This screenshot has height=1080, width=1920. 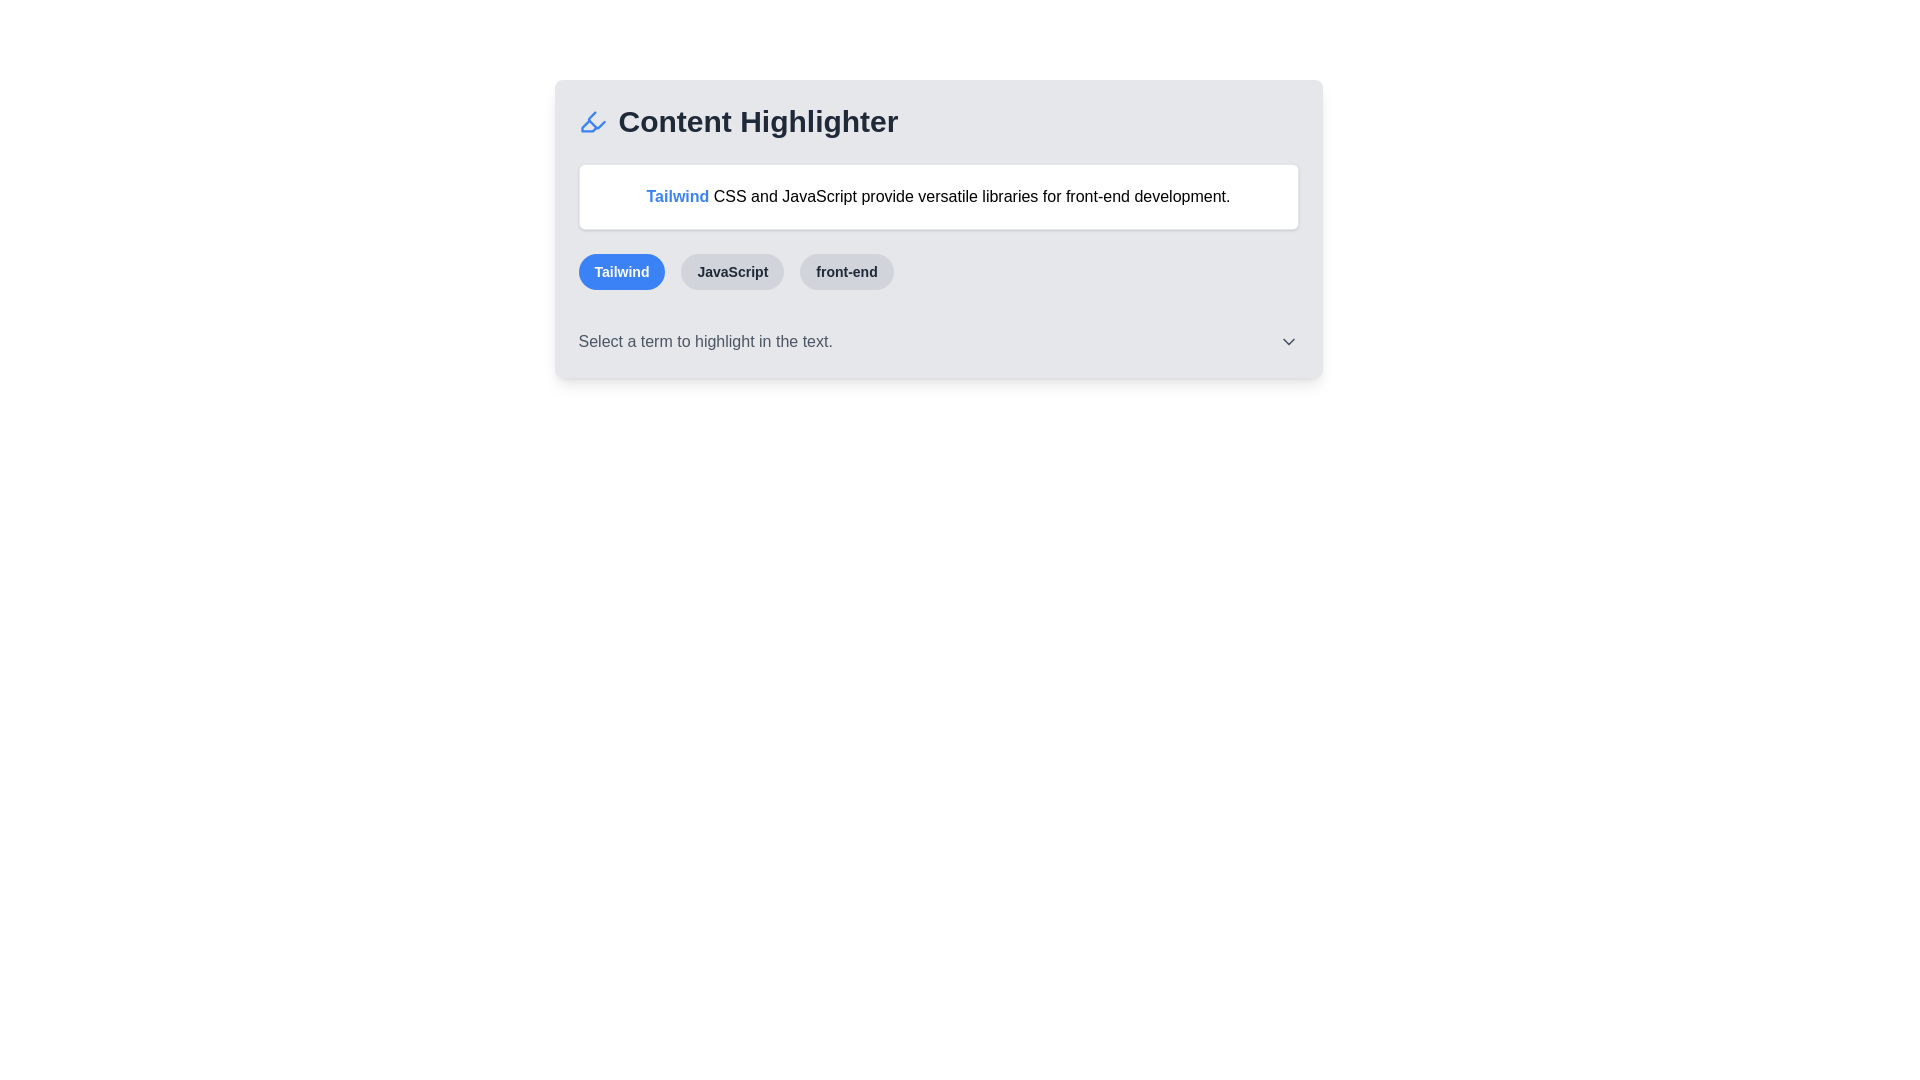 What do you see at coordinates (677, 196) in the screenshot?
I see `the text 'Tailwind', which is styled in blue and bold, located at the start of the sentence about front-end development technologies` at bounding box center [677, 196].